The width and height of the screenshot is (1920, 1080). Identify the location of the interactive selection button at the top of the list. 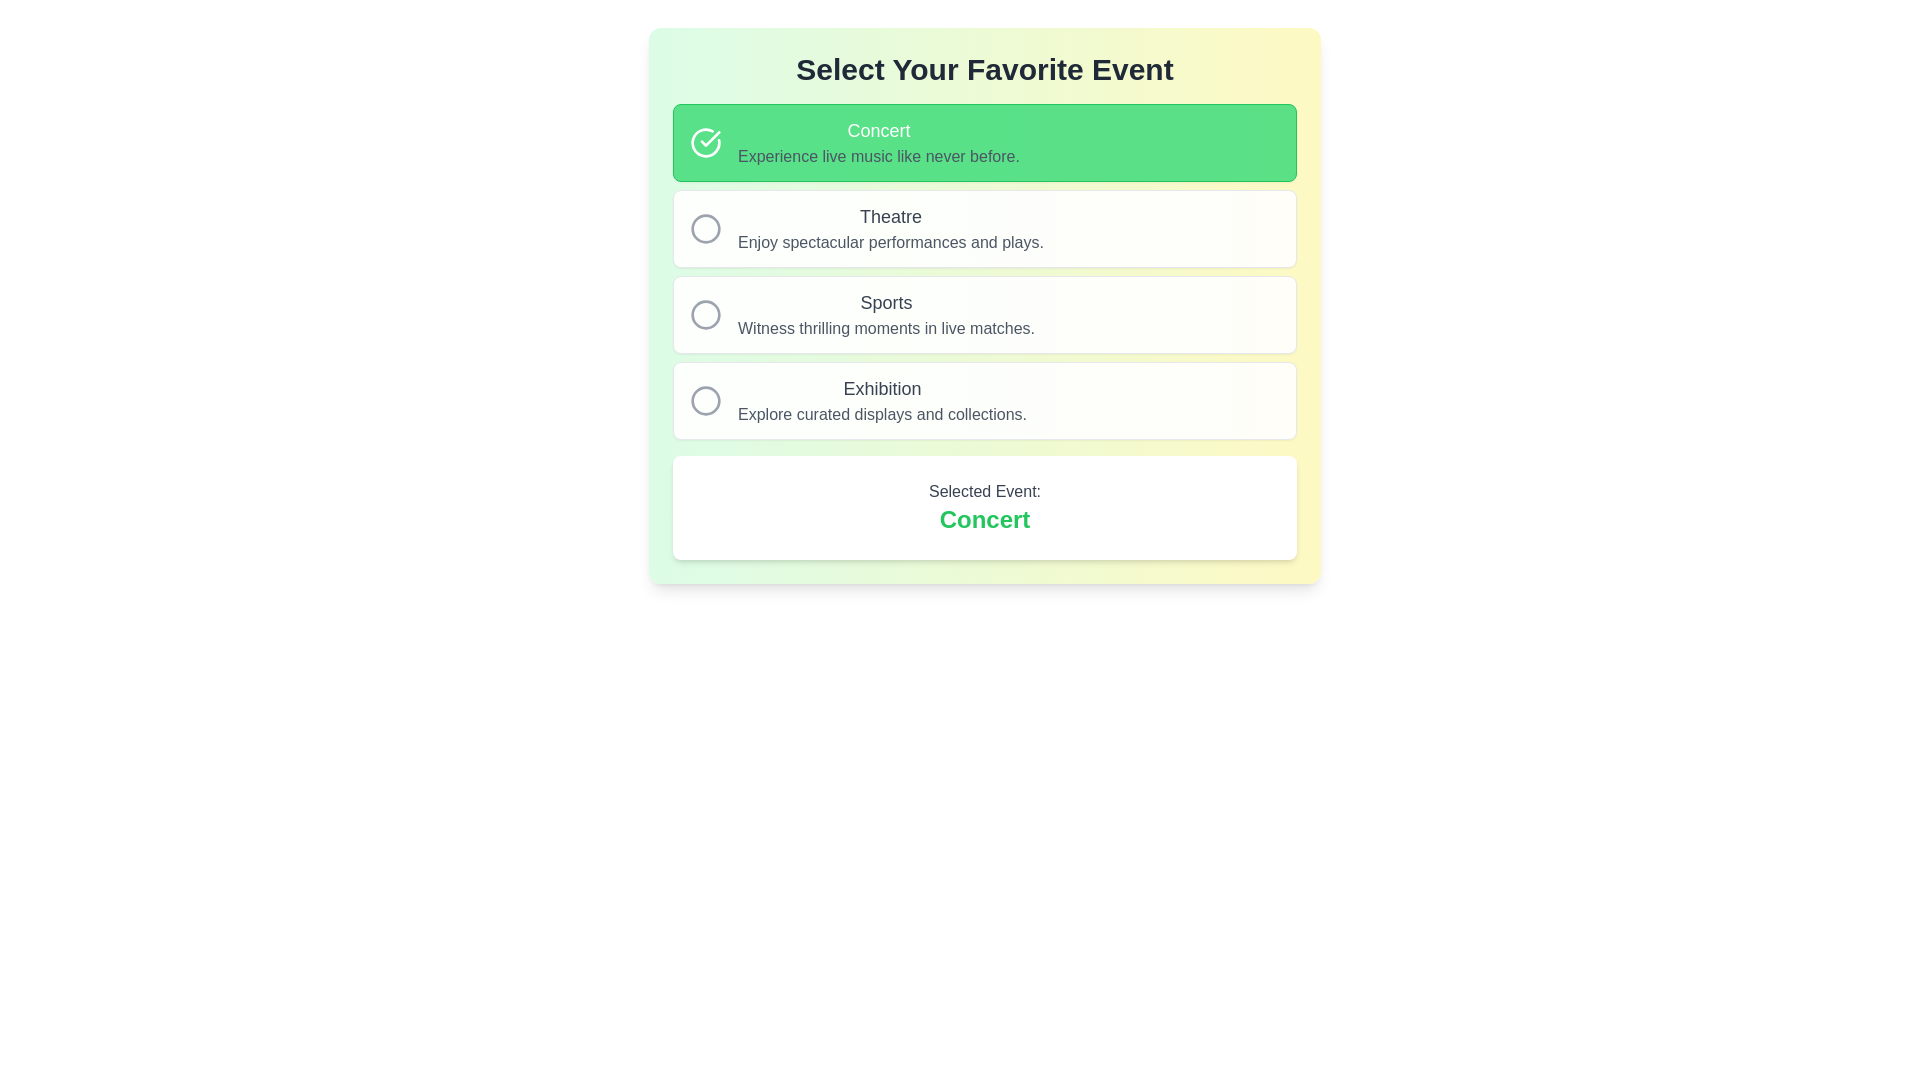
(984, 141).